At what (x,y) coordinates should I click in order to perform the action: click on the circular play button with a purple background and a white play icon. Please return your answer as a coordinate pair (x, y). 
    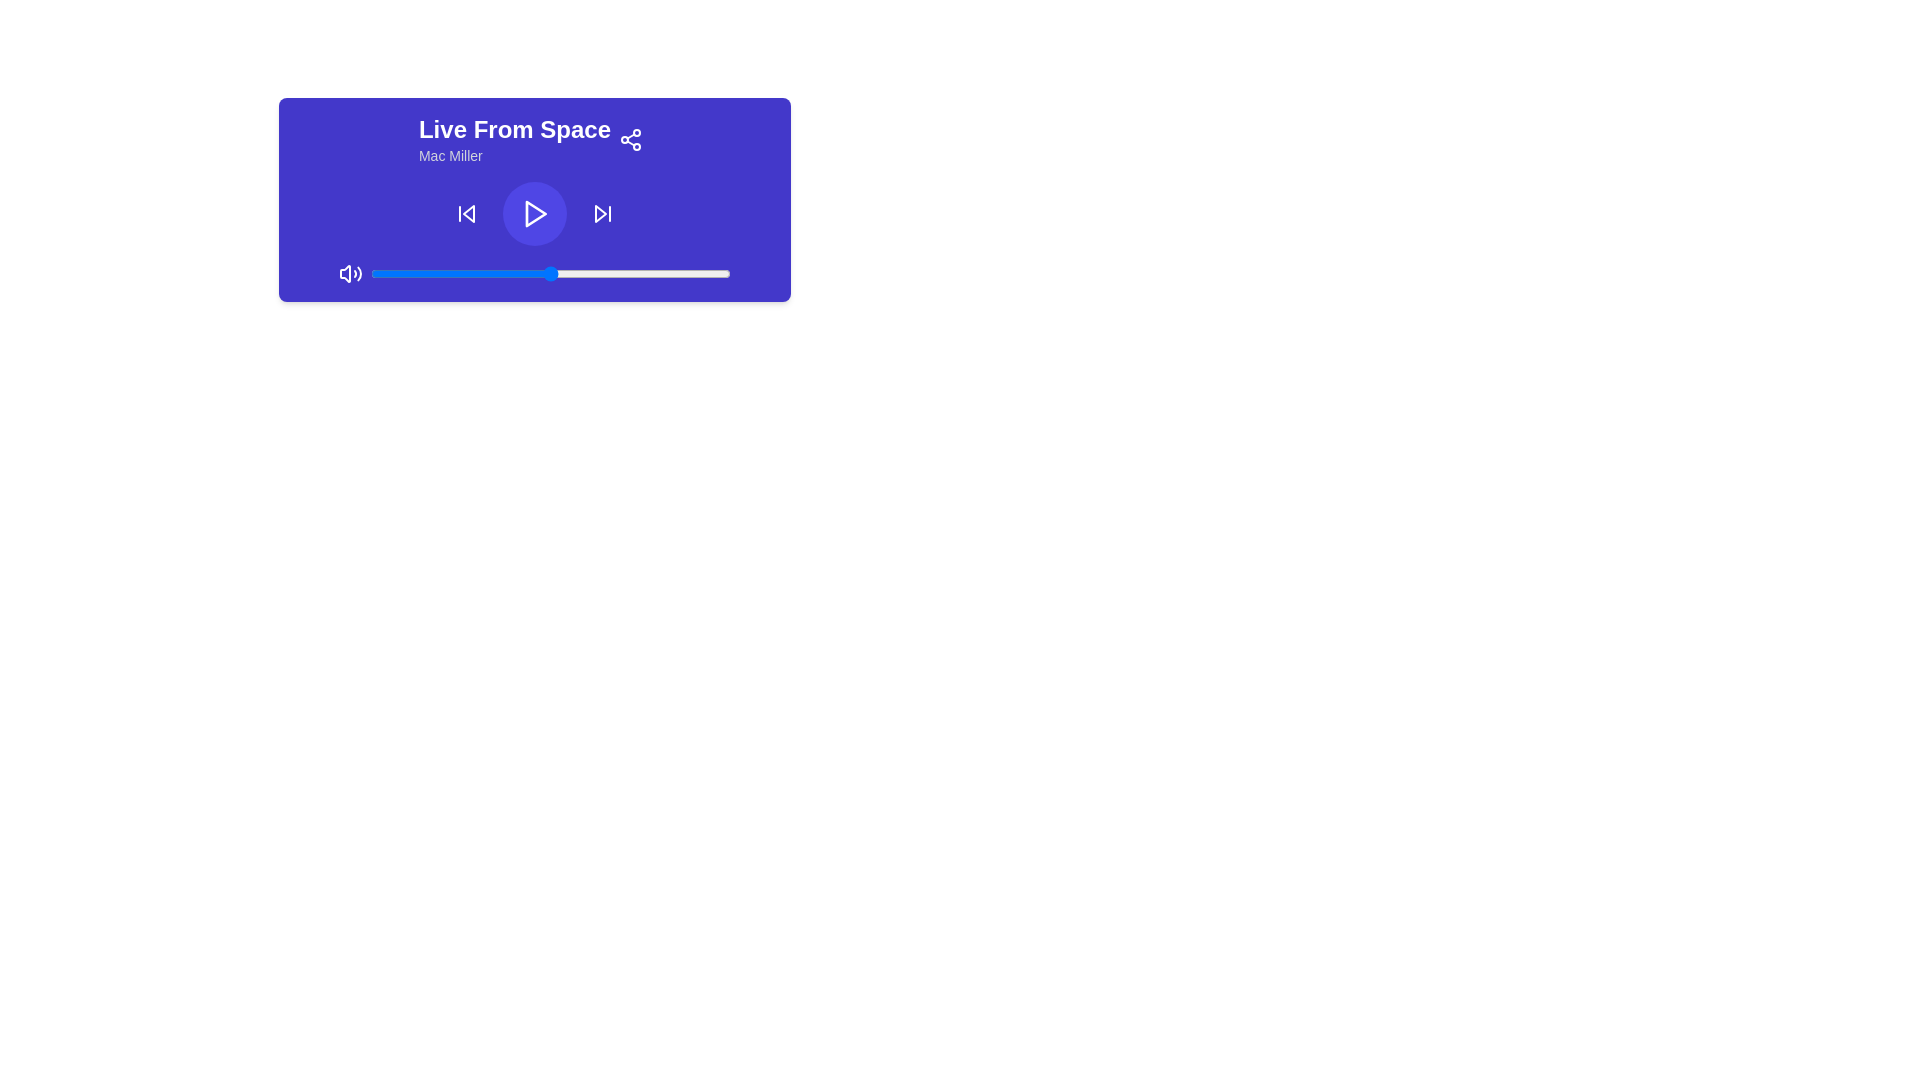
    Looking at the image, I should click on (534, 213).